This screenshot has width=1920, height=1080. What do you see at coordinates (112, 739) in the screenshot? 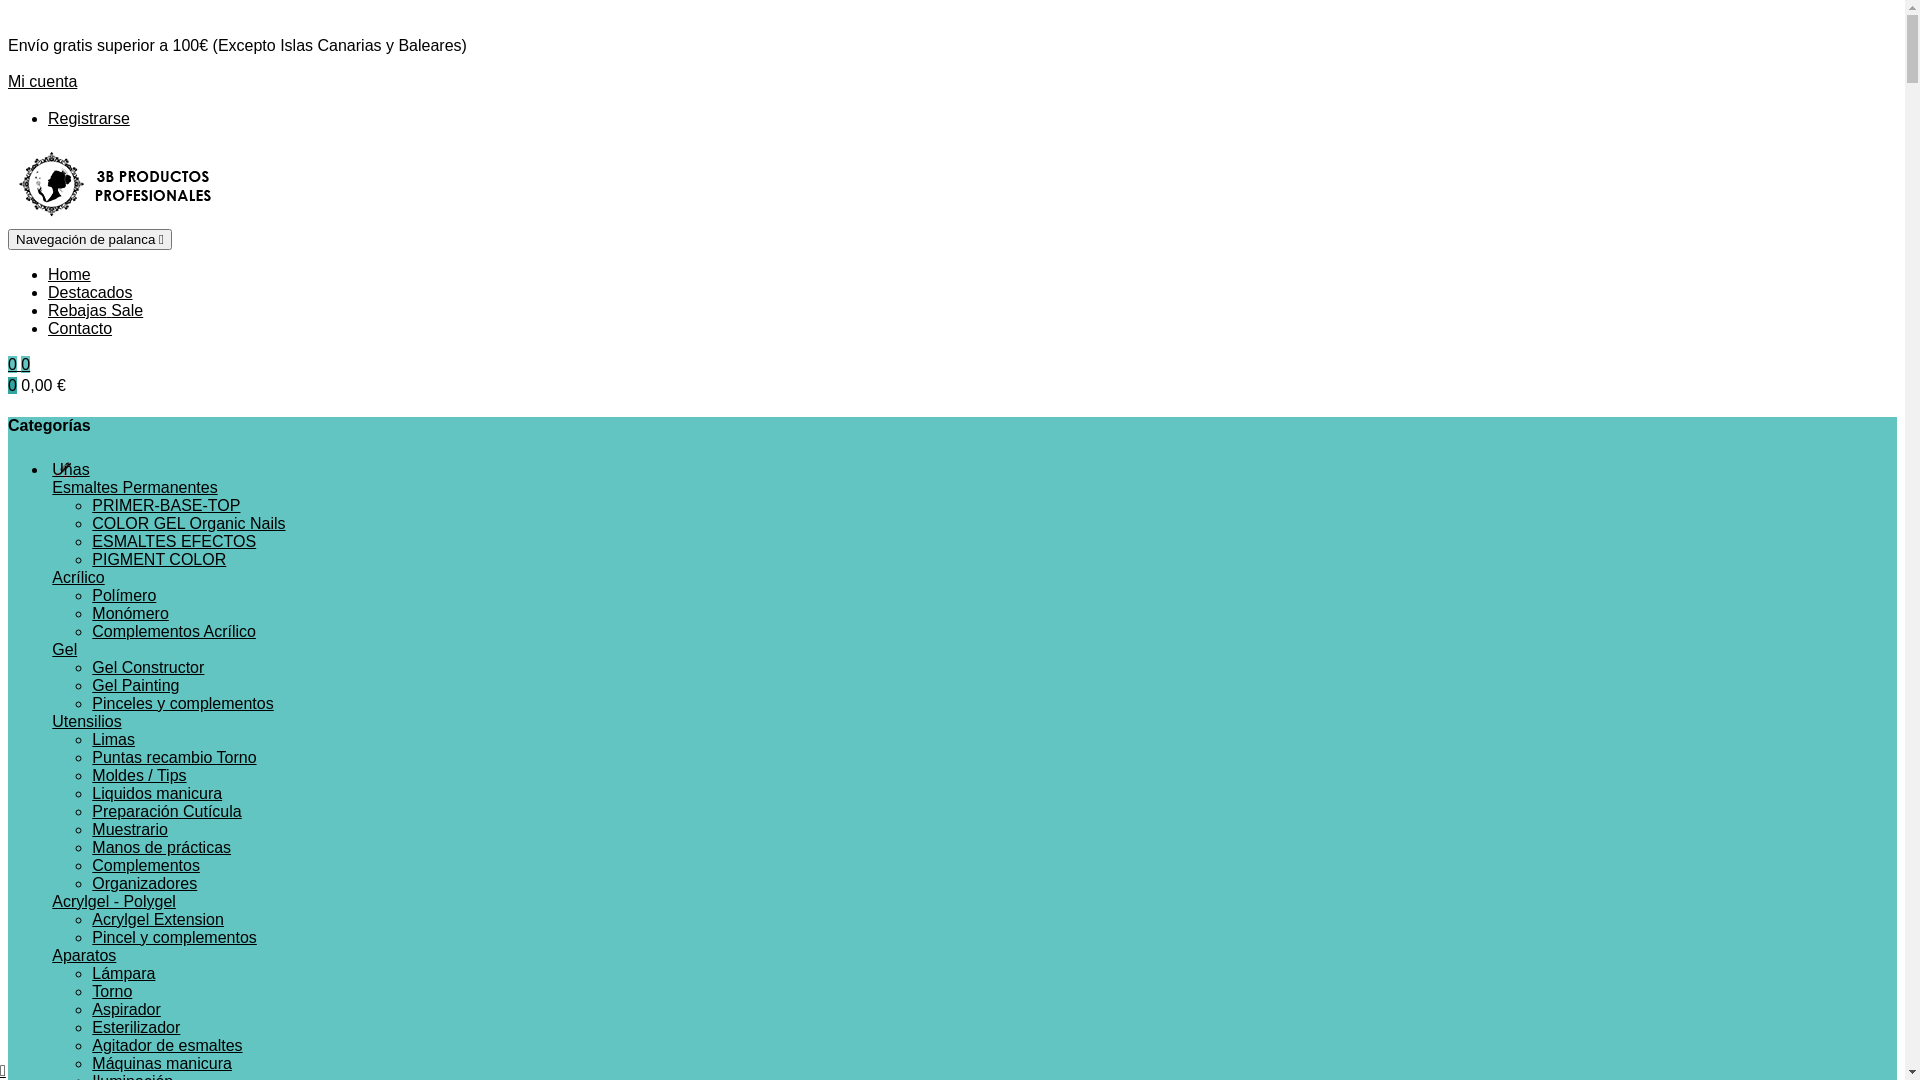
I see `'Limas'` at bounding box center [112, 739].